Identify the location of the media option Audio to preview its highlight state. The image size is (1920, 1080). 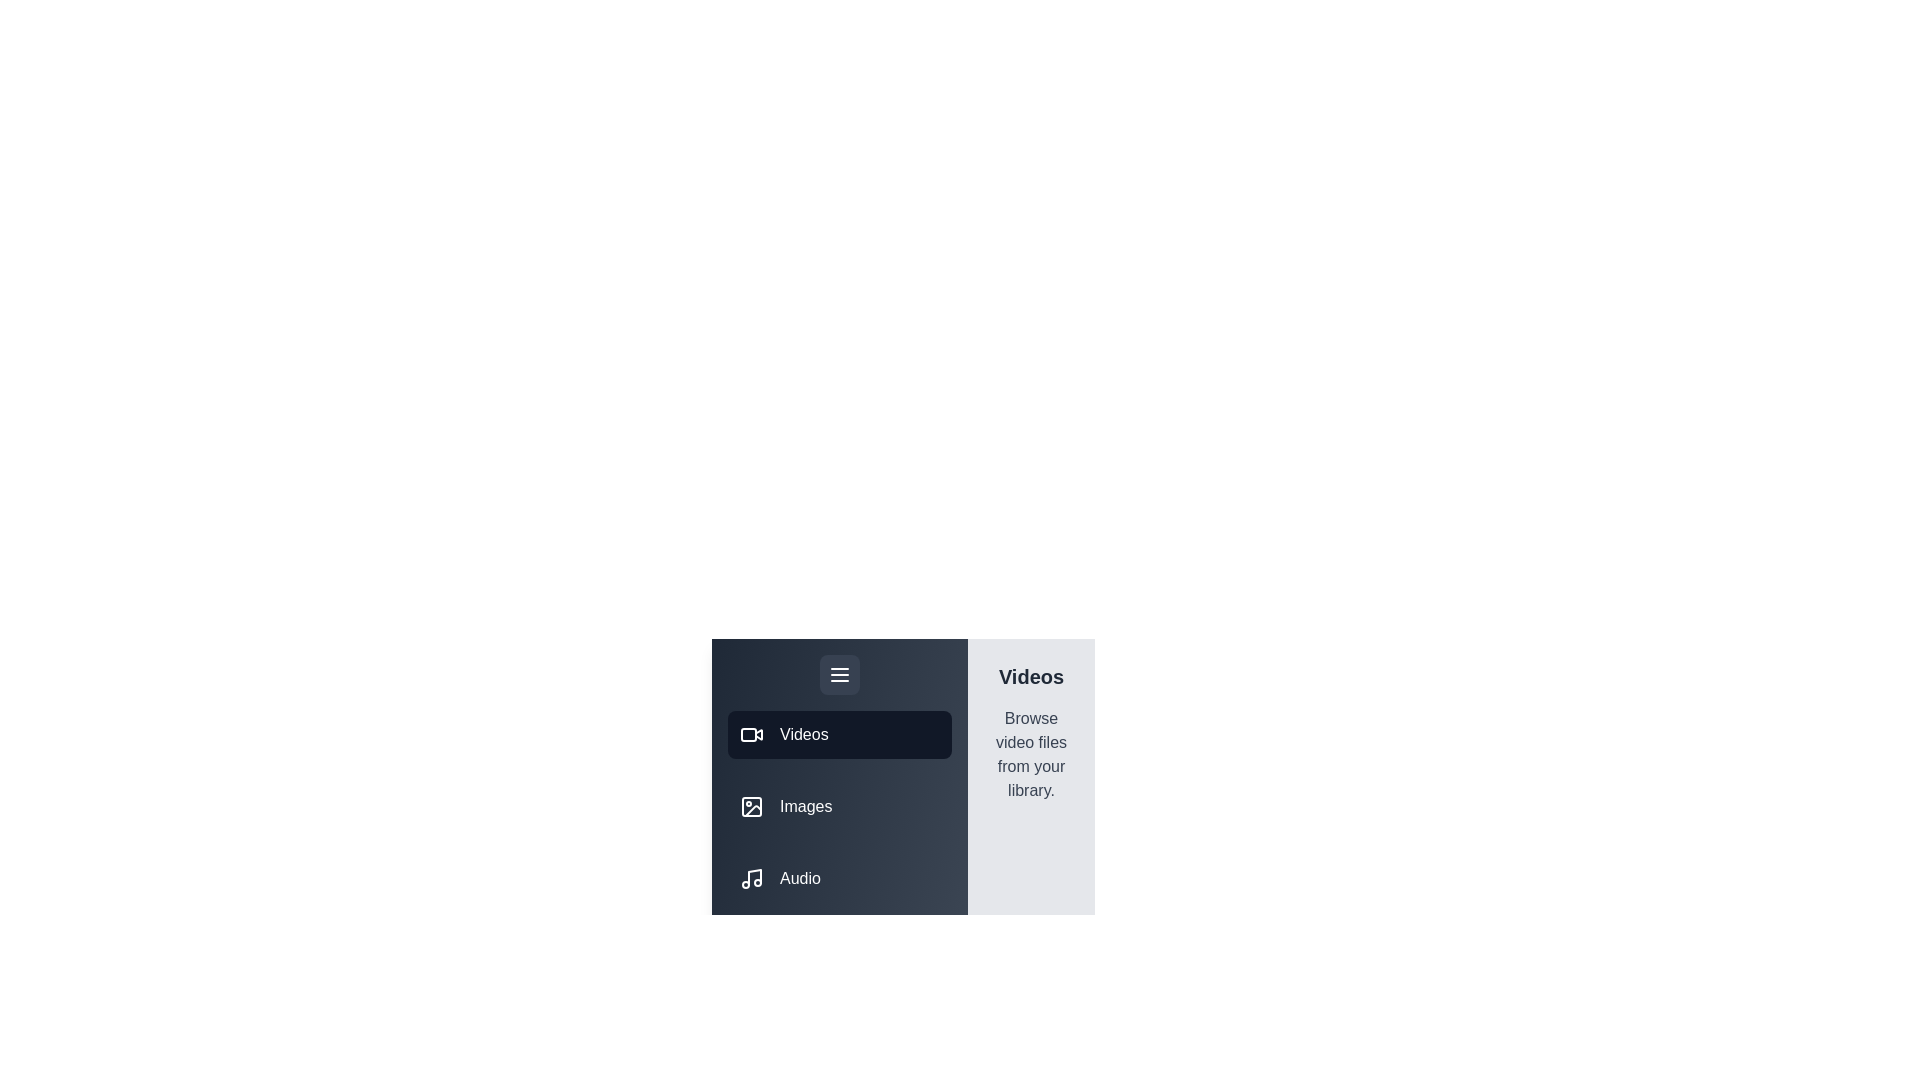
(840, 878).